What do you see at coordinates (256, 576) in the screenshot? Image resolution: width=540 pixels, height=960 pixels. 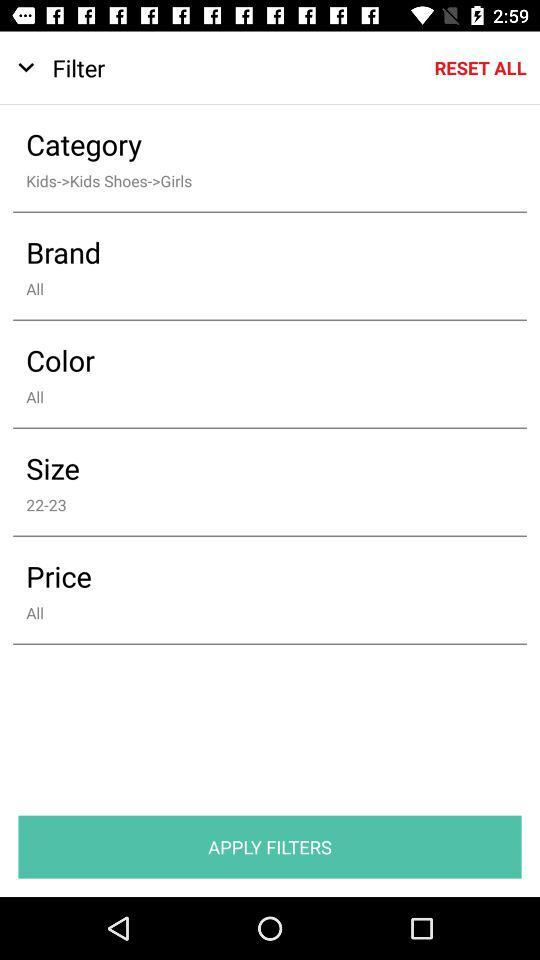 I see `icon above the all` at bounding box center [256, 576].